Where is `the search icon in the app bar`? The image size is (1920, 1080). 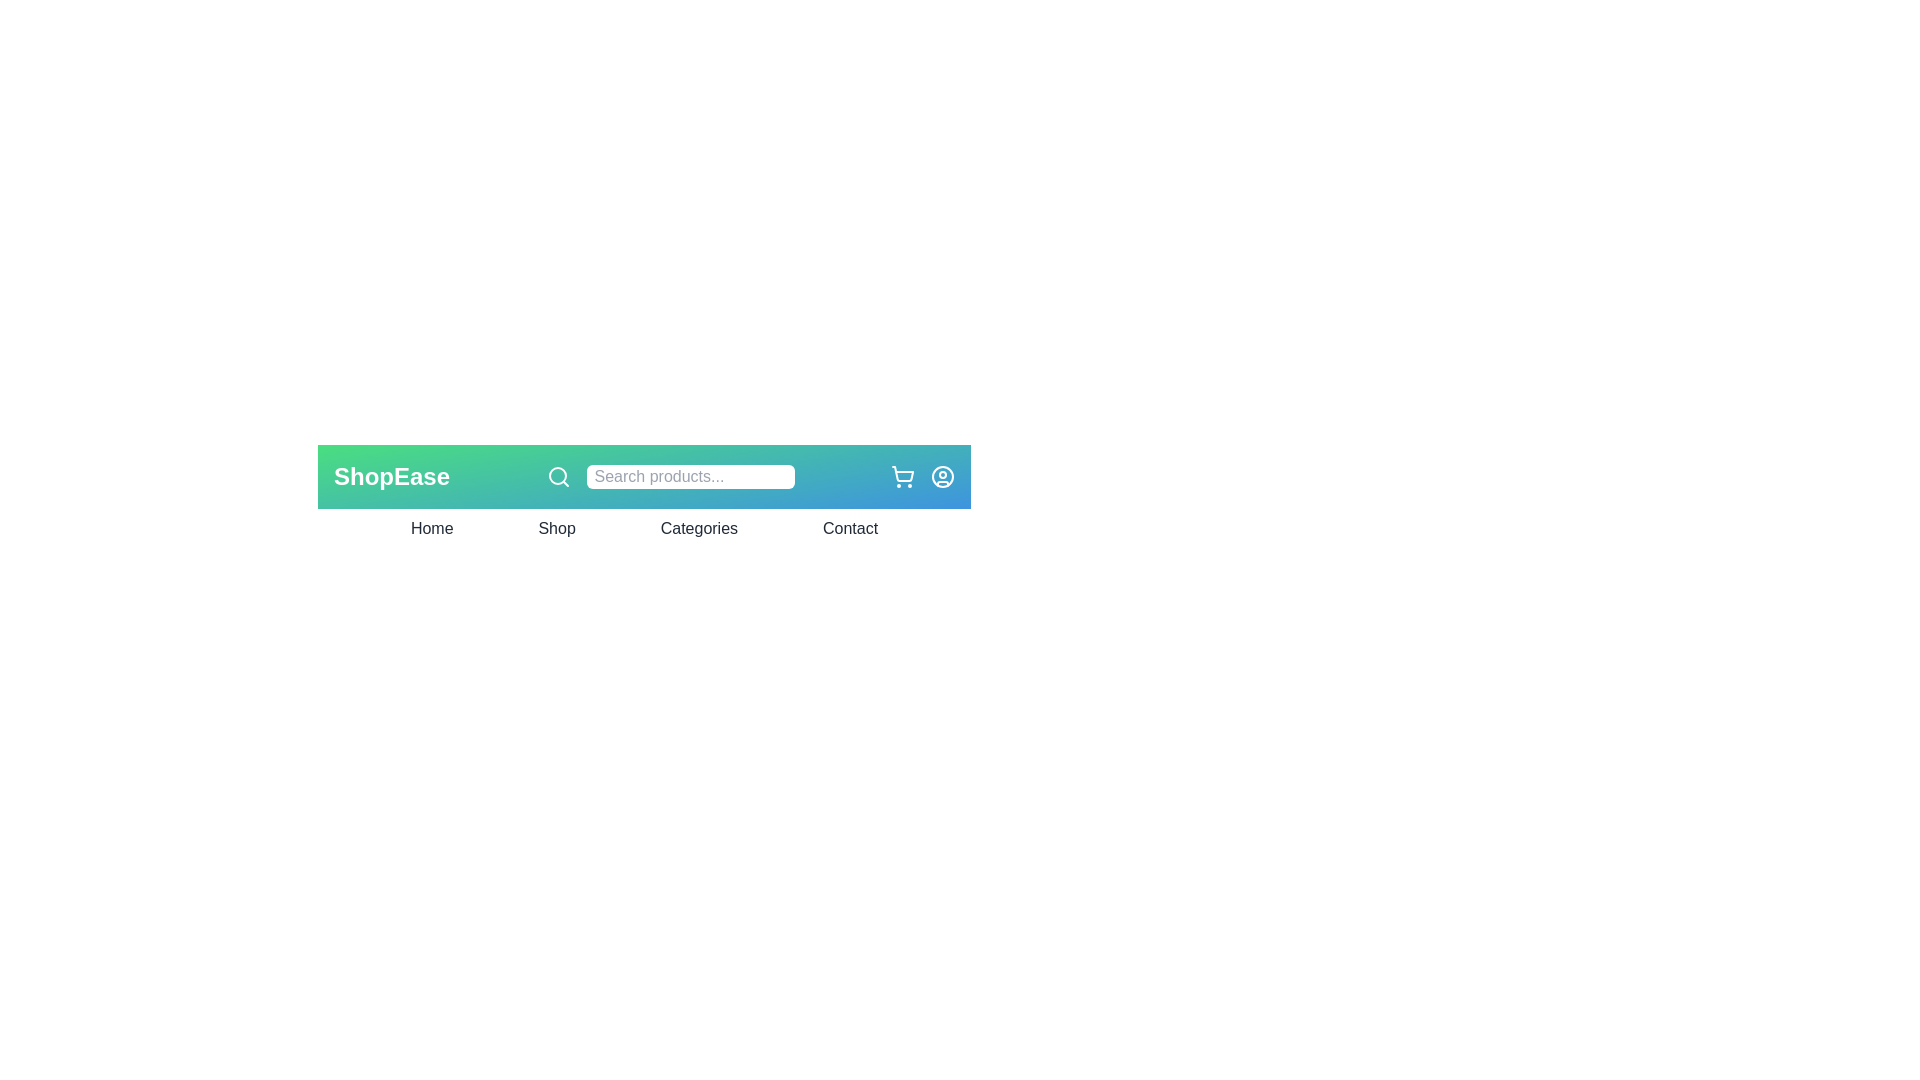
the search icon in the app bar is located at coordinates (557, 477).